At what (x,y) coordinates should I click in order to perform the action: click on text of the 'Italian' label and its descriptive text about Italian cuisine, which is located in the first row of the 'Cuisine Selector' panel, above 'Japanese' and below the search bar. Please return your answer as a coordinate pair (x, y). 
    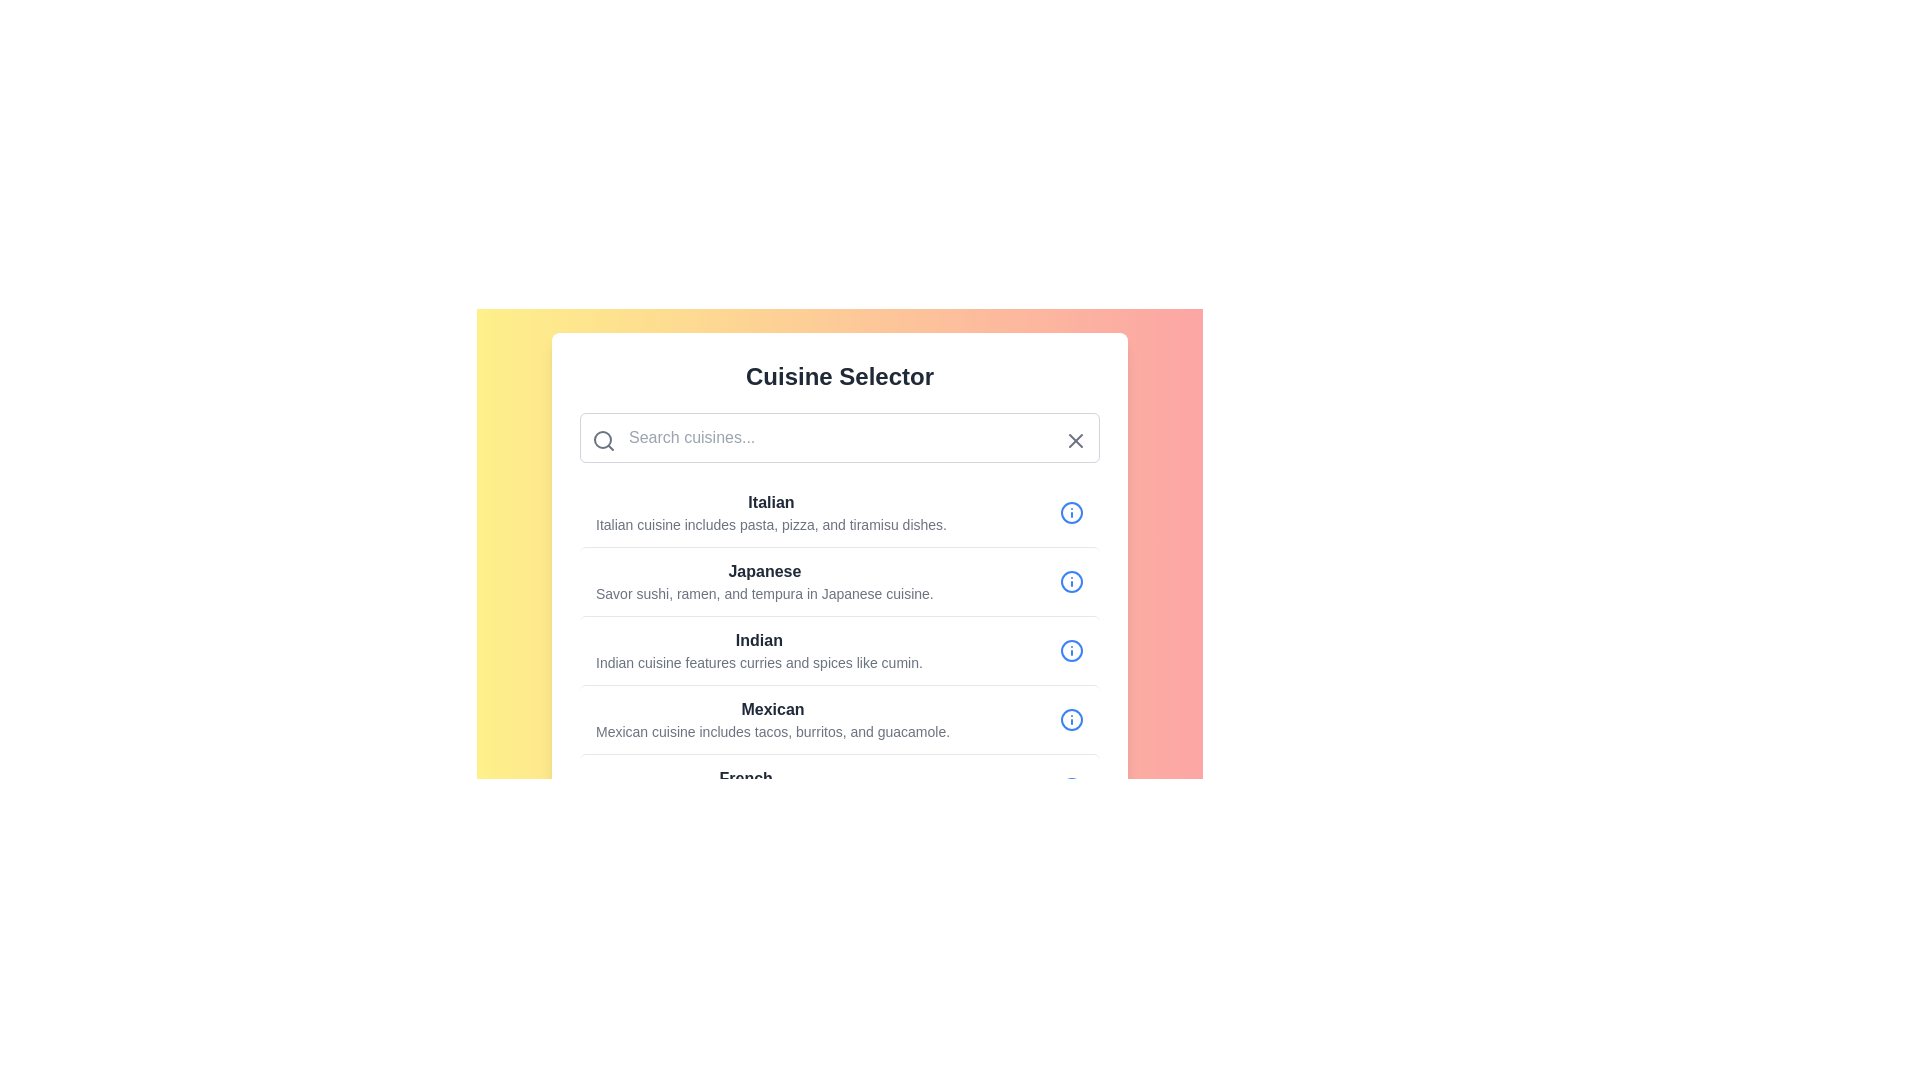
    Looking at the image, I should click on (770, 512).